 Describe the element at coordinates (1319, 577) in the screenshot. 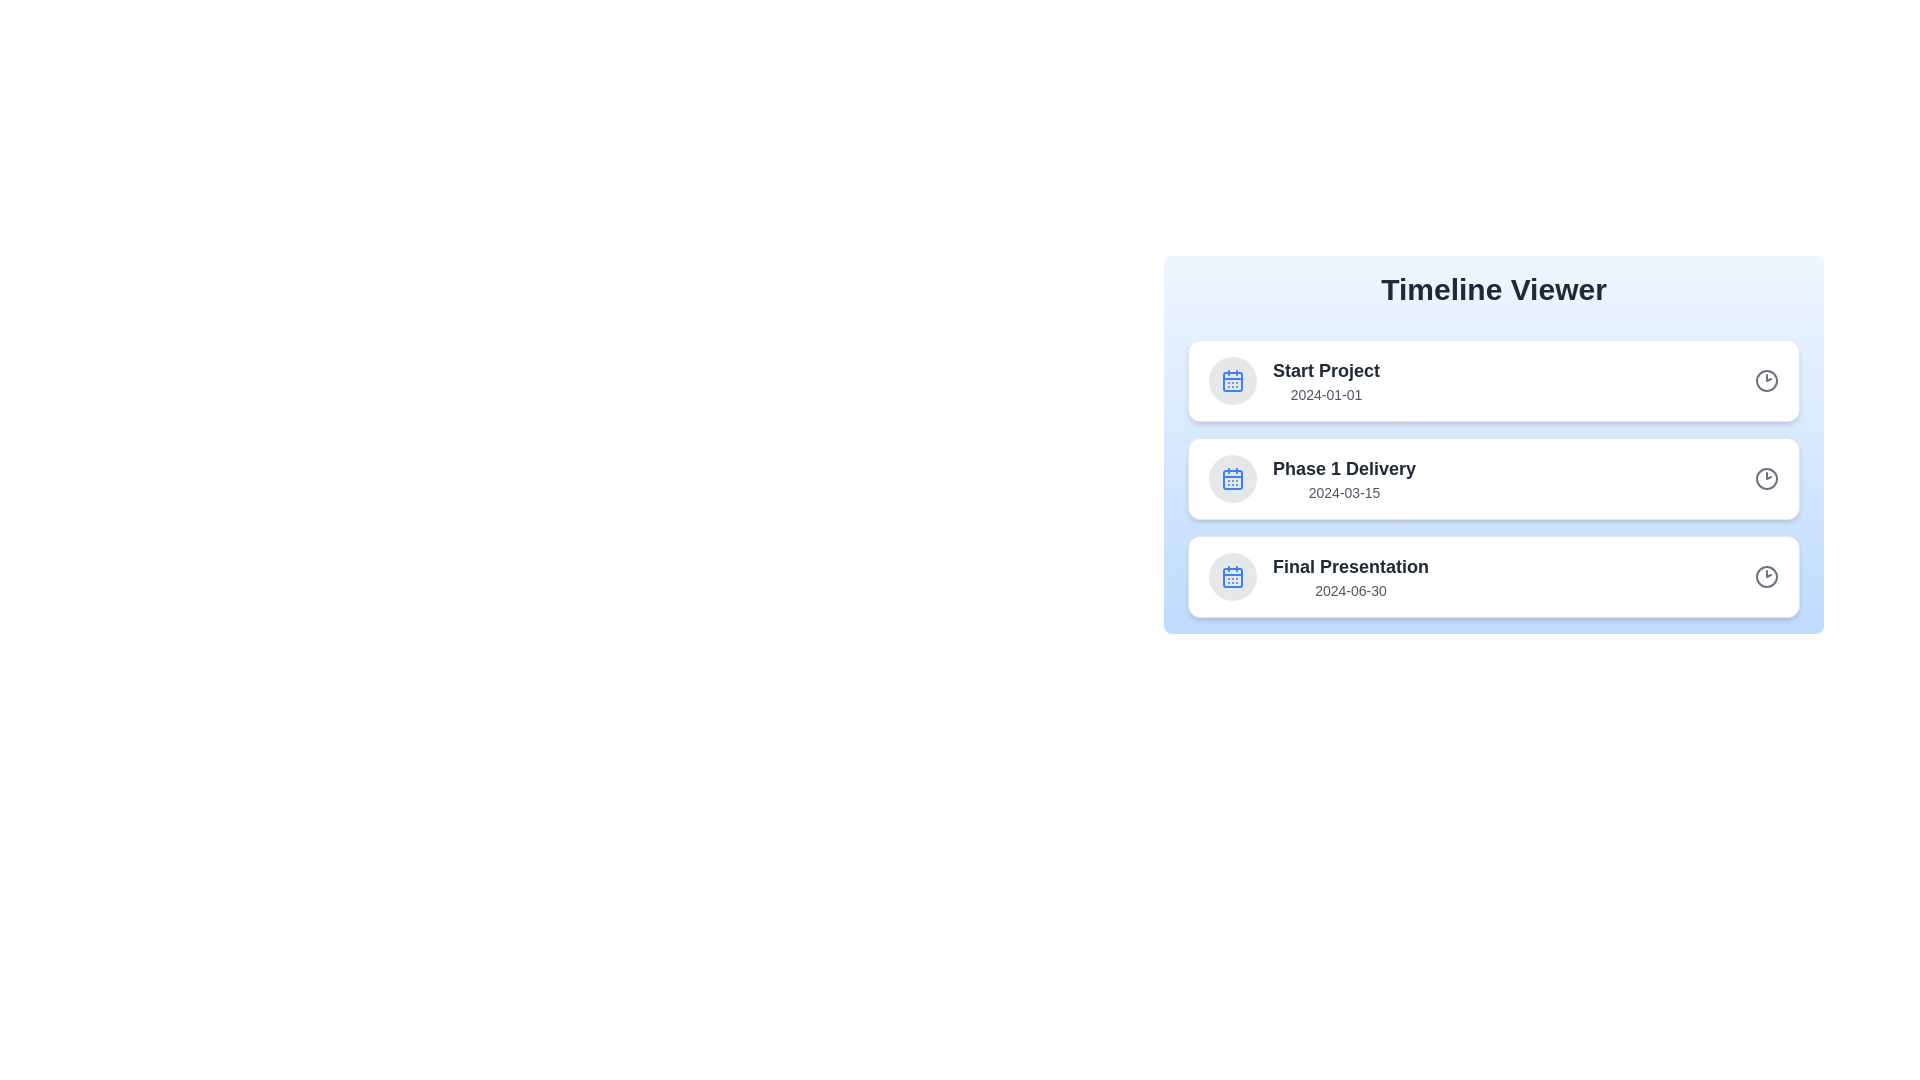

I see `the list item displaying 'Final Presentation' with the date '2024-06-30', which is the third item in the vertical list of timeline events within the 'Timeline Viewer'` at that location.